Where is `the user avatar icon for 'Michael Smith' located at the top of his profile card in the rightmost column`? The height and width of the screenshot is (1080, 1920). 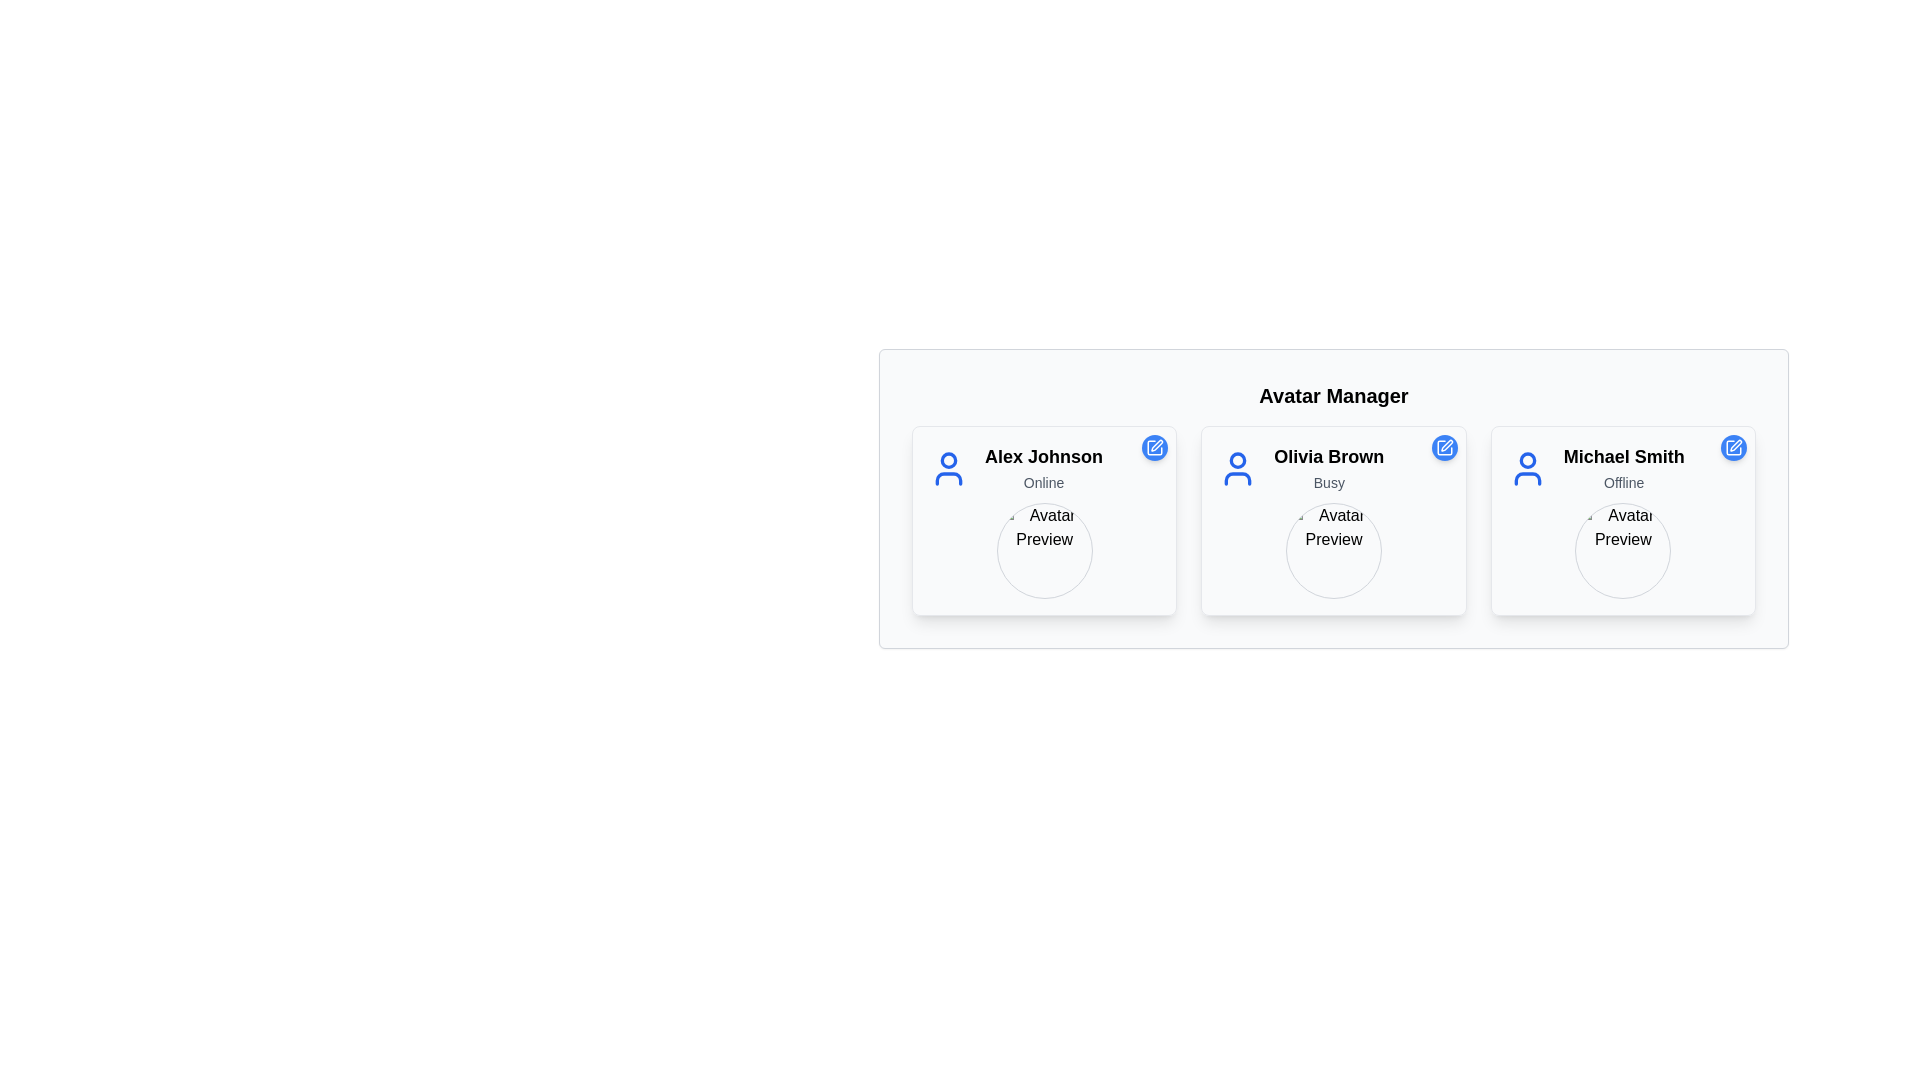 the user avatar icon for 'Michael Smith' located at the top of his profile card in the rightmost column is located at coordinates (1526, 469).